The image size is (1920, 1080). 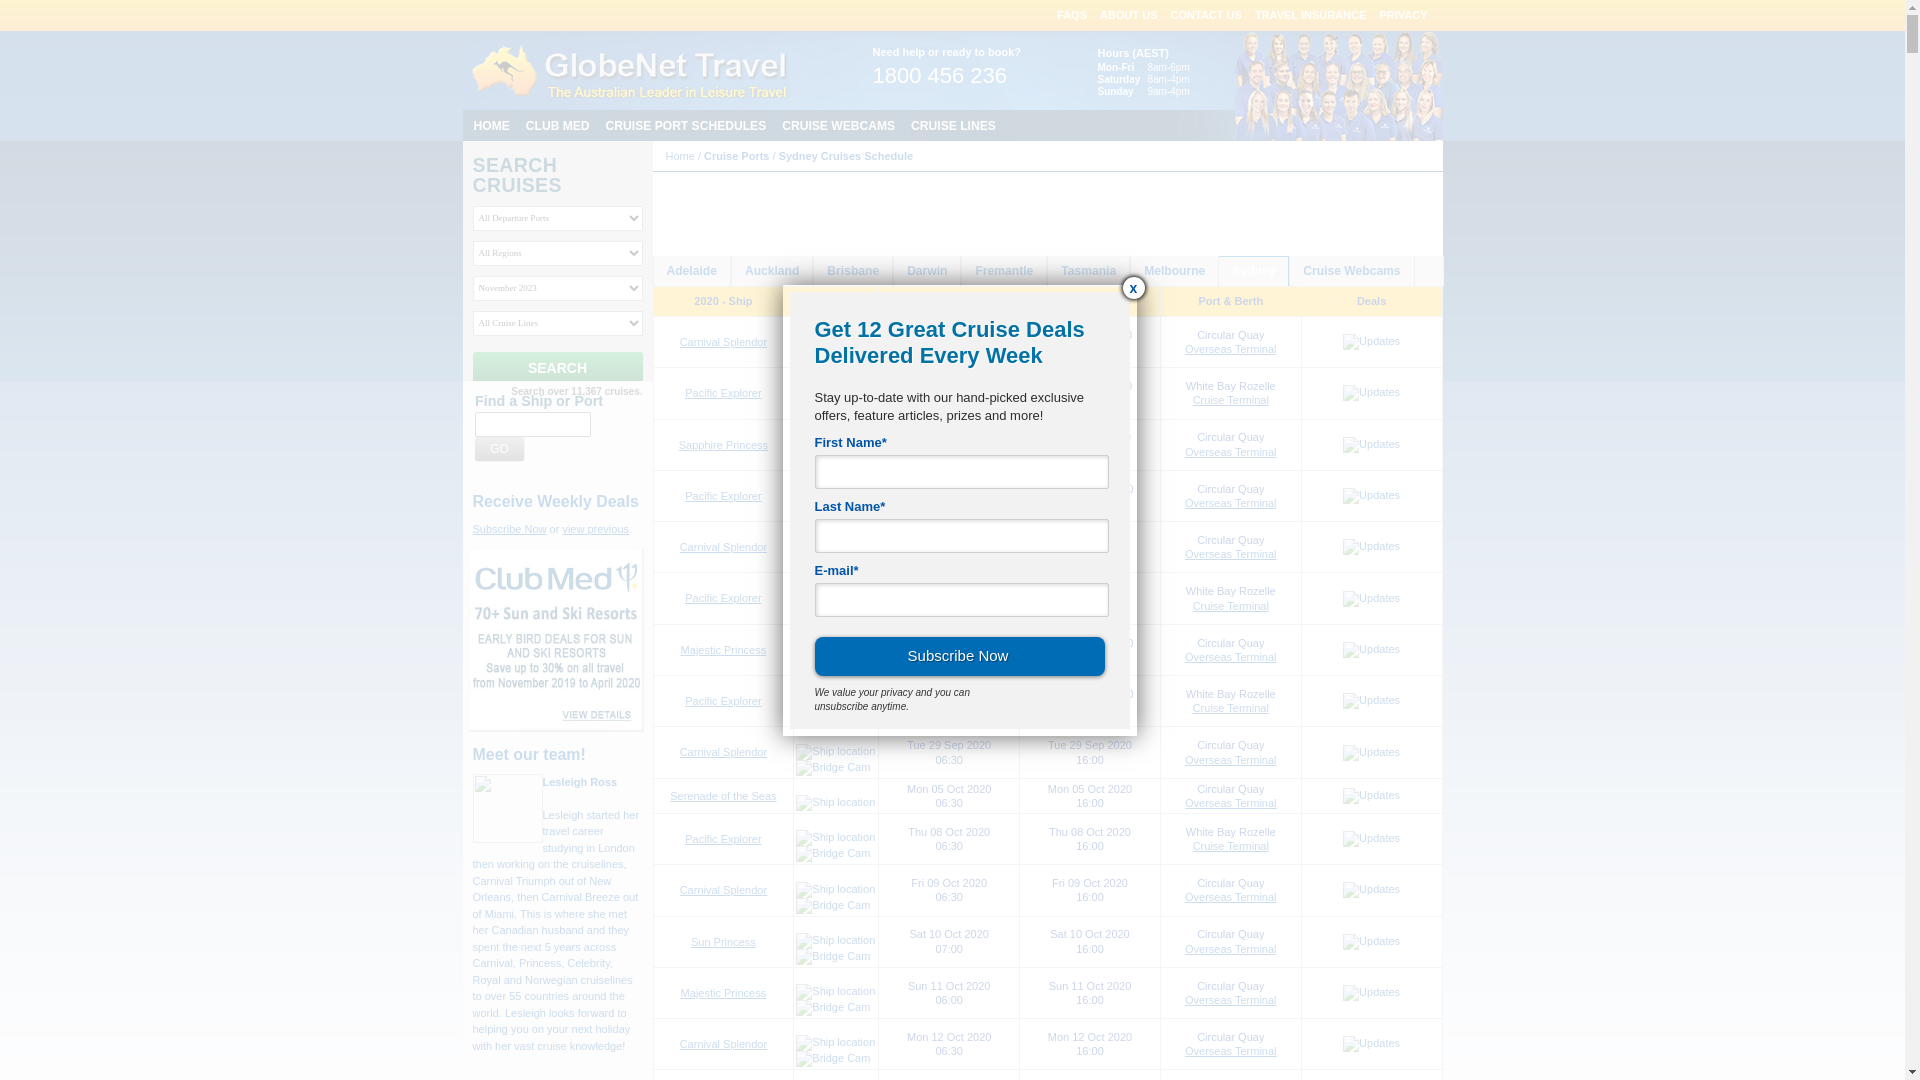 What do you see at coordinates (1010, 235) in the screenshot?
I see `'HERE'` at bounding box center [1010, 235].